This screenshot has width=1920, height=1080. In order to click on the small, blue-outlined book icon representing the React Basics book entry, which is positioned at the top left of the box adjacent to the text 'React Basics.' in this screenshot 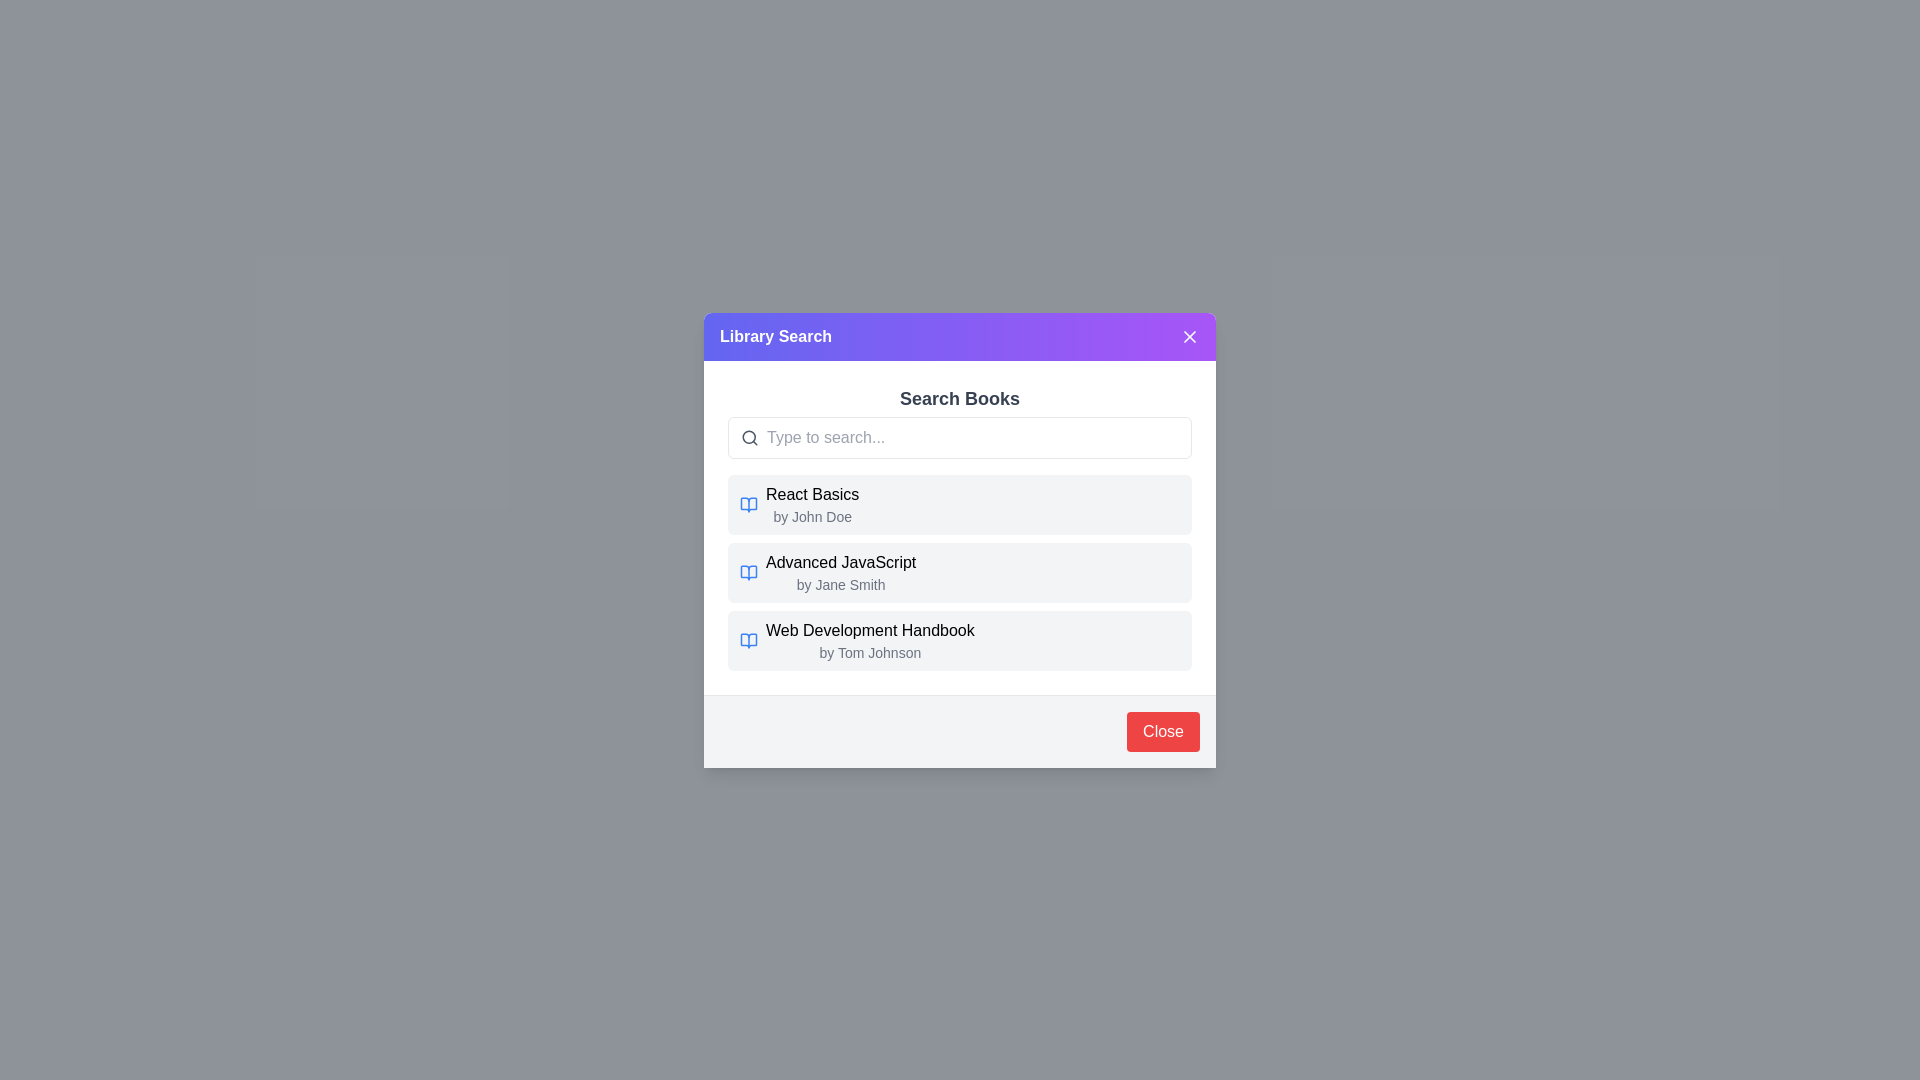, I will do `click(747, 503)`.